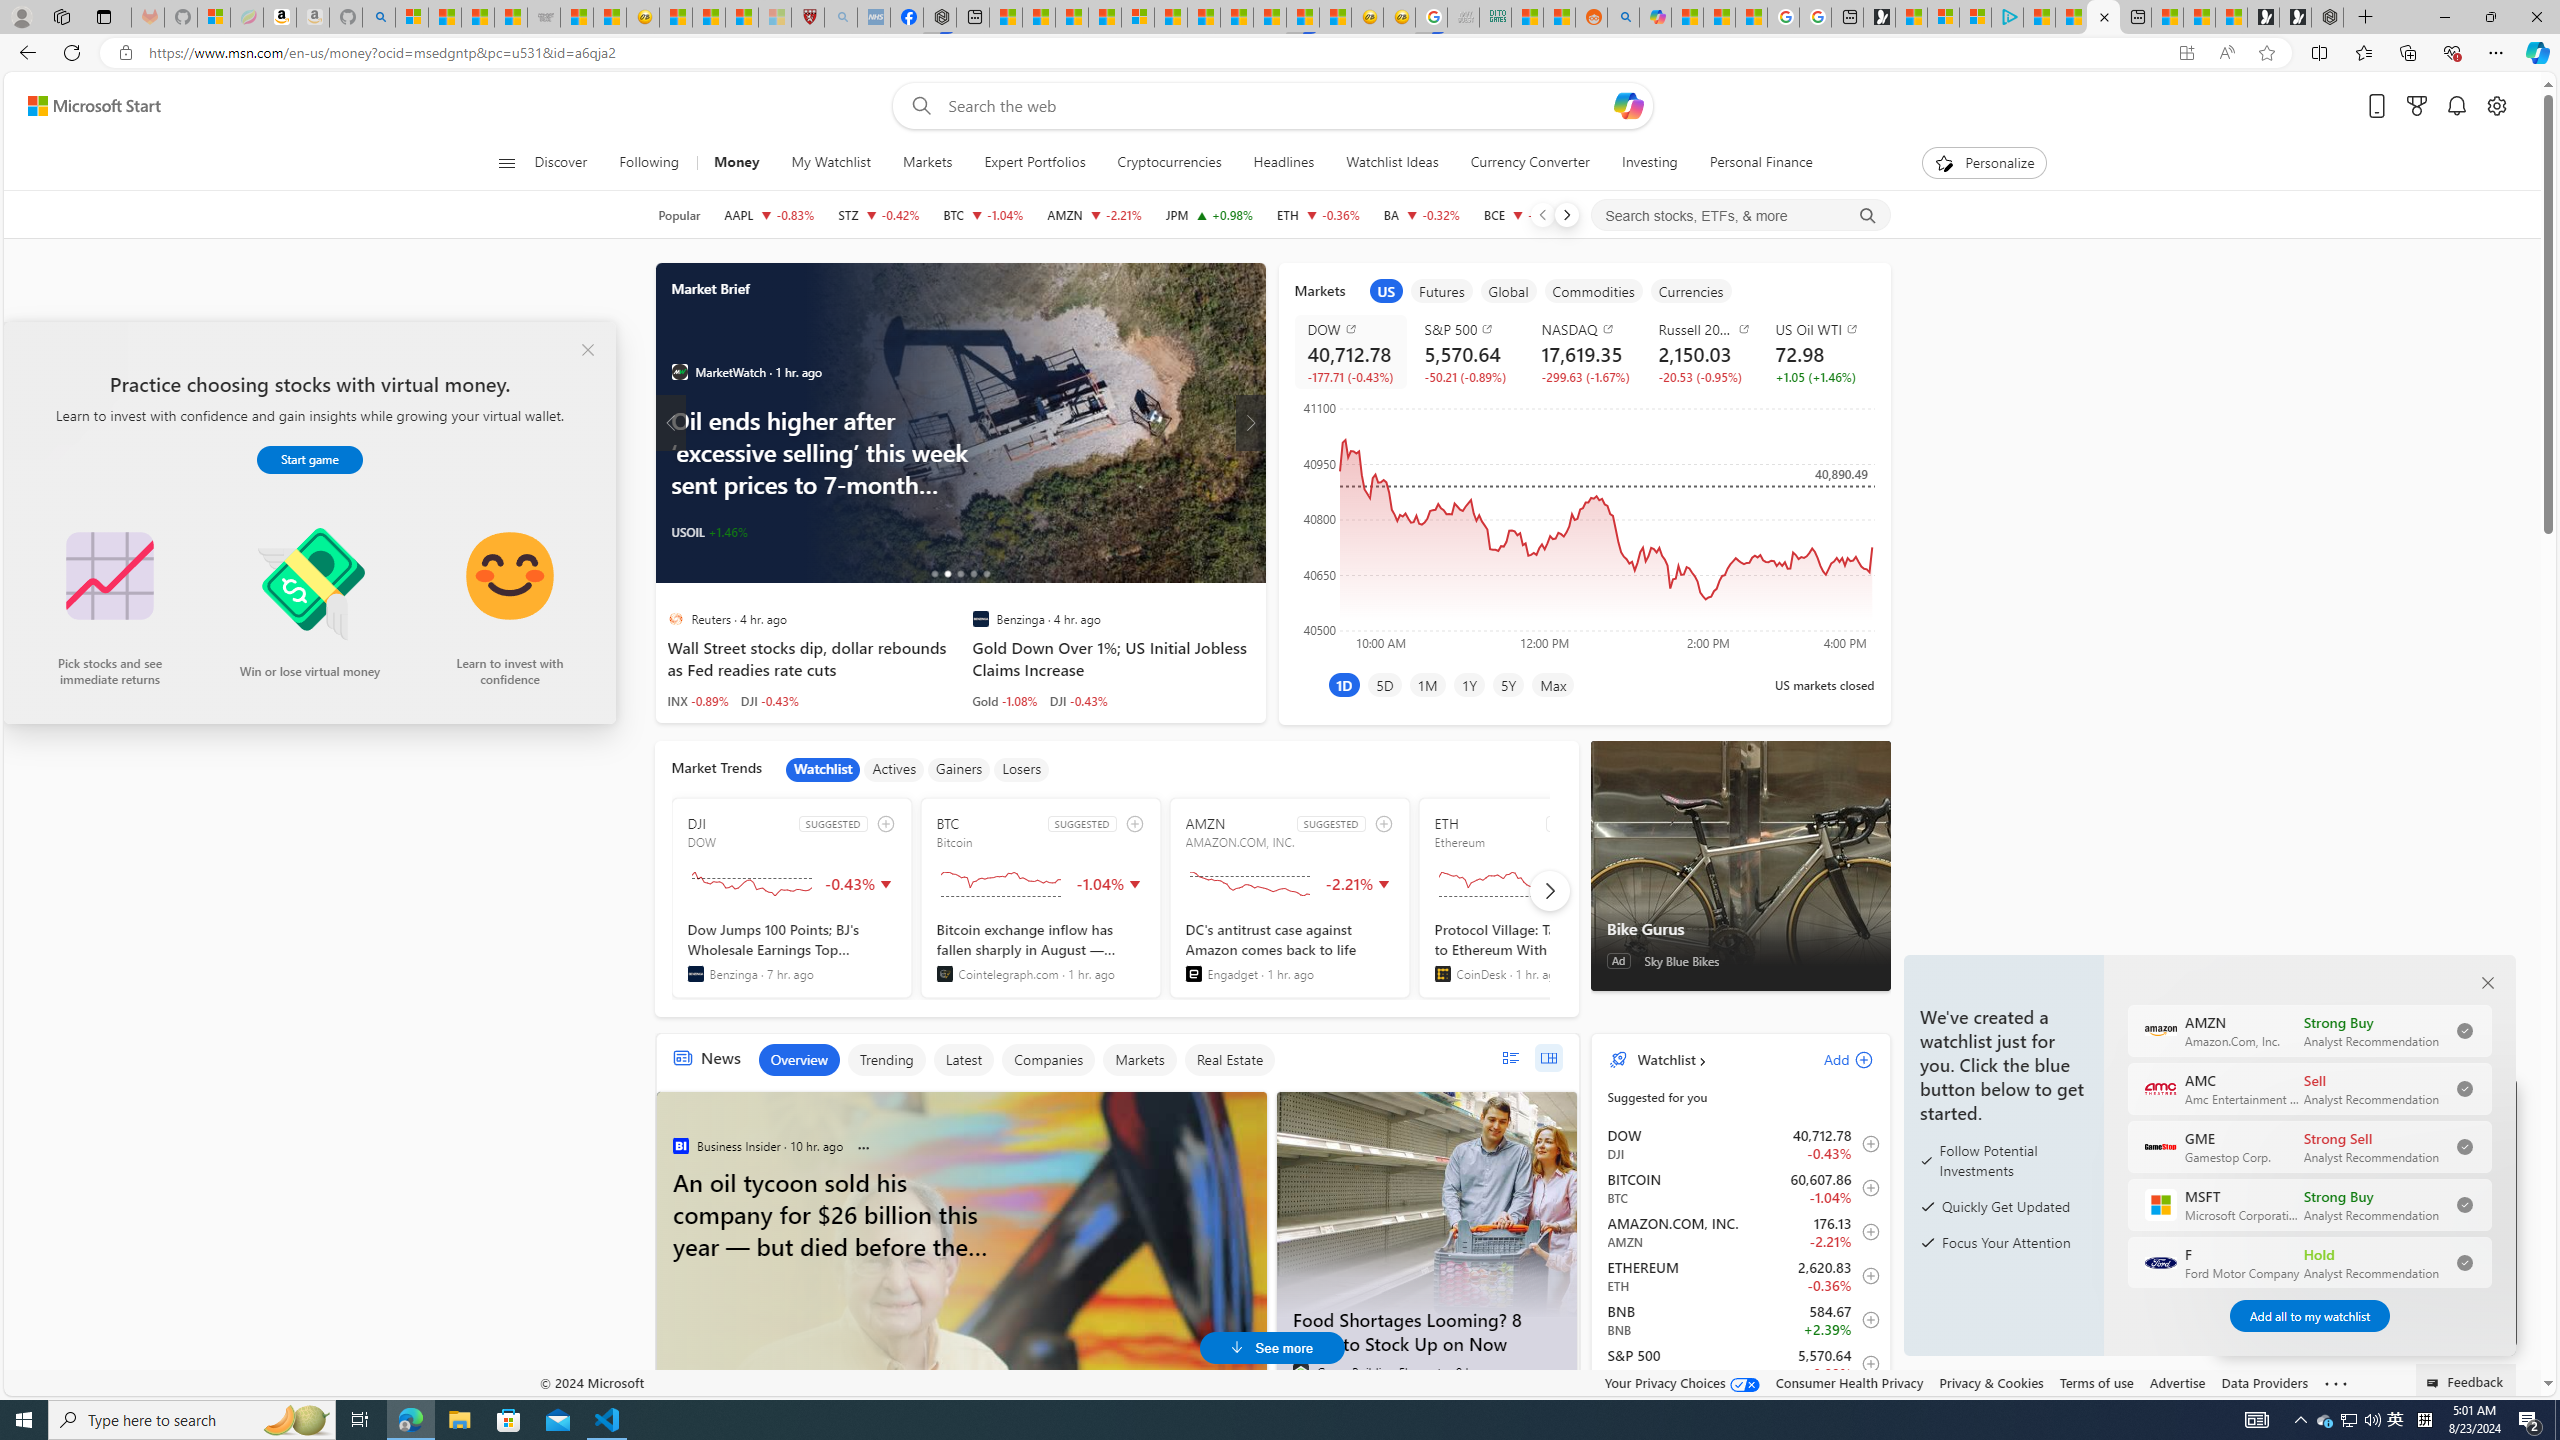  Describe the element at coordinates (2185, 53) in the screenshot. I see `'App available. Install Start Money'` at that location.